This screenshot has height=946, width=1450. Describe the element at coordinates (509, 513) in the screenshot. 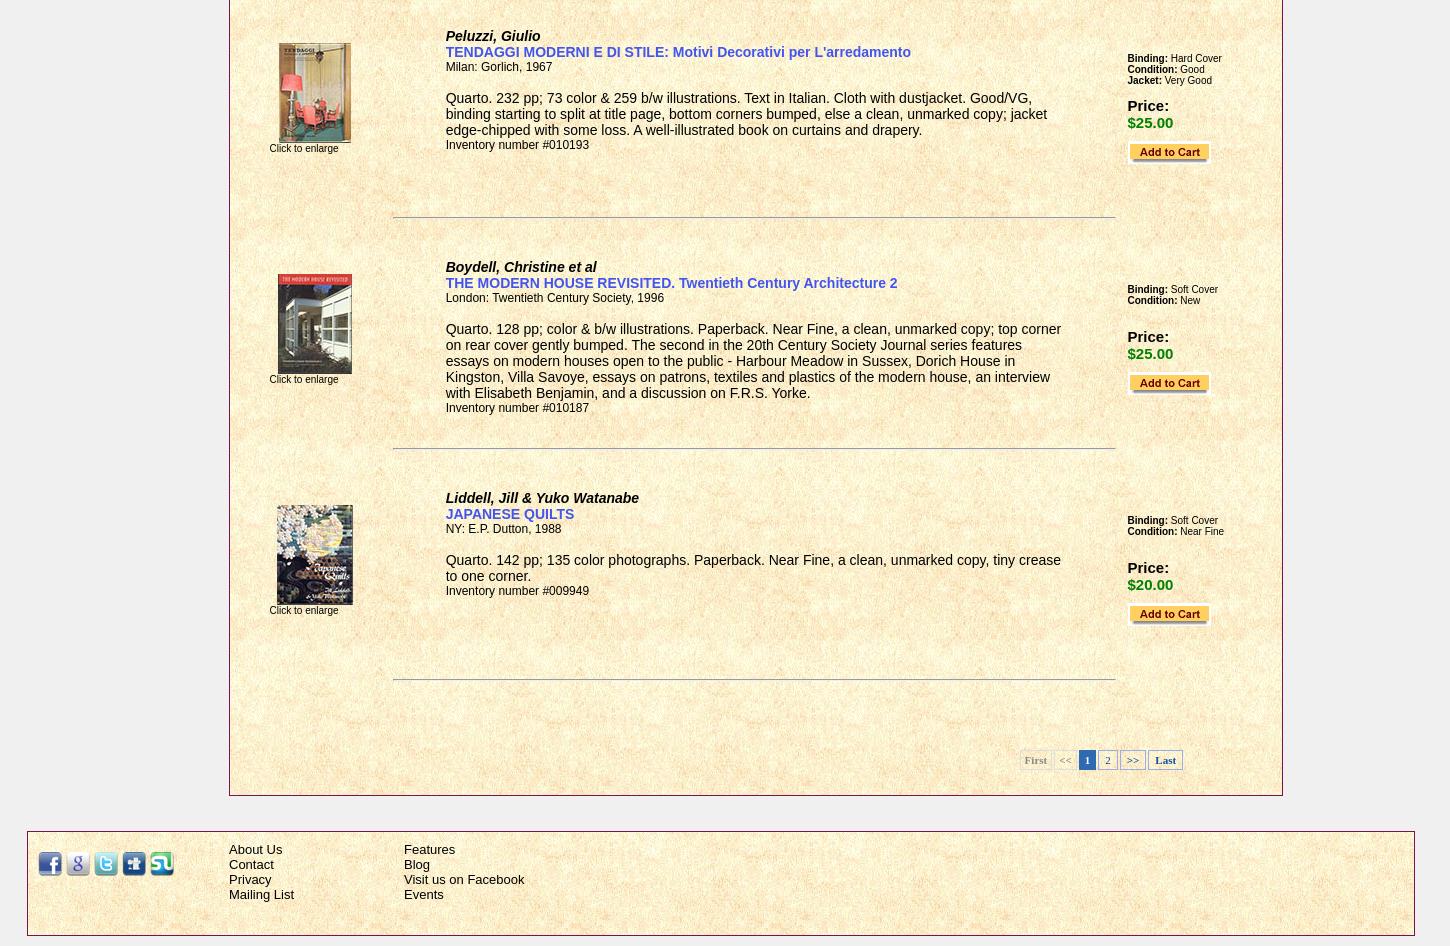

I see `'JAPANESE QUILTS'` at that location.